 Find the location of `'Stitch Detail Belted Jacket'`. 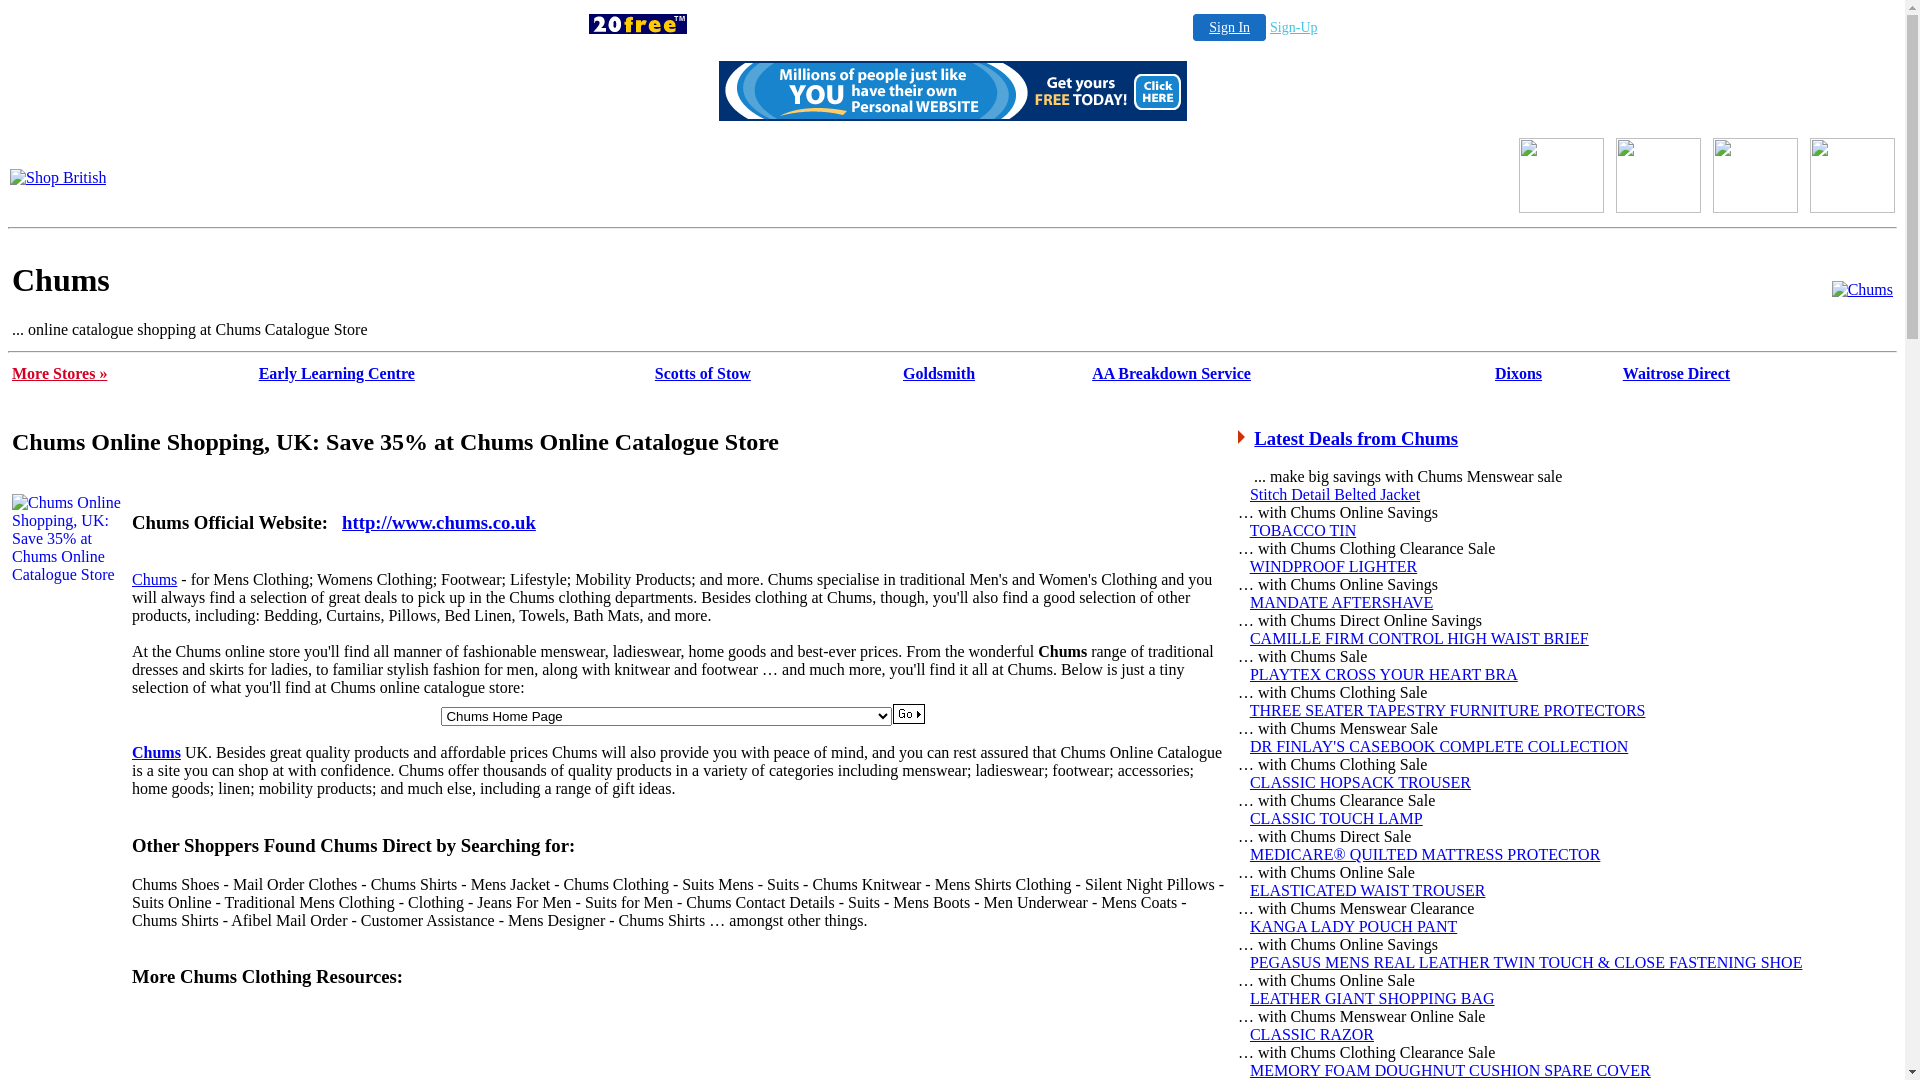

'Stitch Detail Belted Jacket' is located at coordinates (1334, 494).